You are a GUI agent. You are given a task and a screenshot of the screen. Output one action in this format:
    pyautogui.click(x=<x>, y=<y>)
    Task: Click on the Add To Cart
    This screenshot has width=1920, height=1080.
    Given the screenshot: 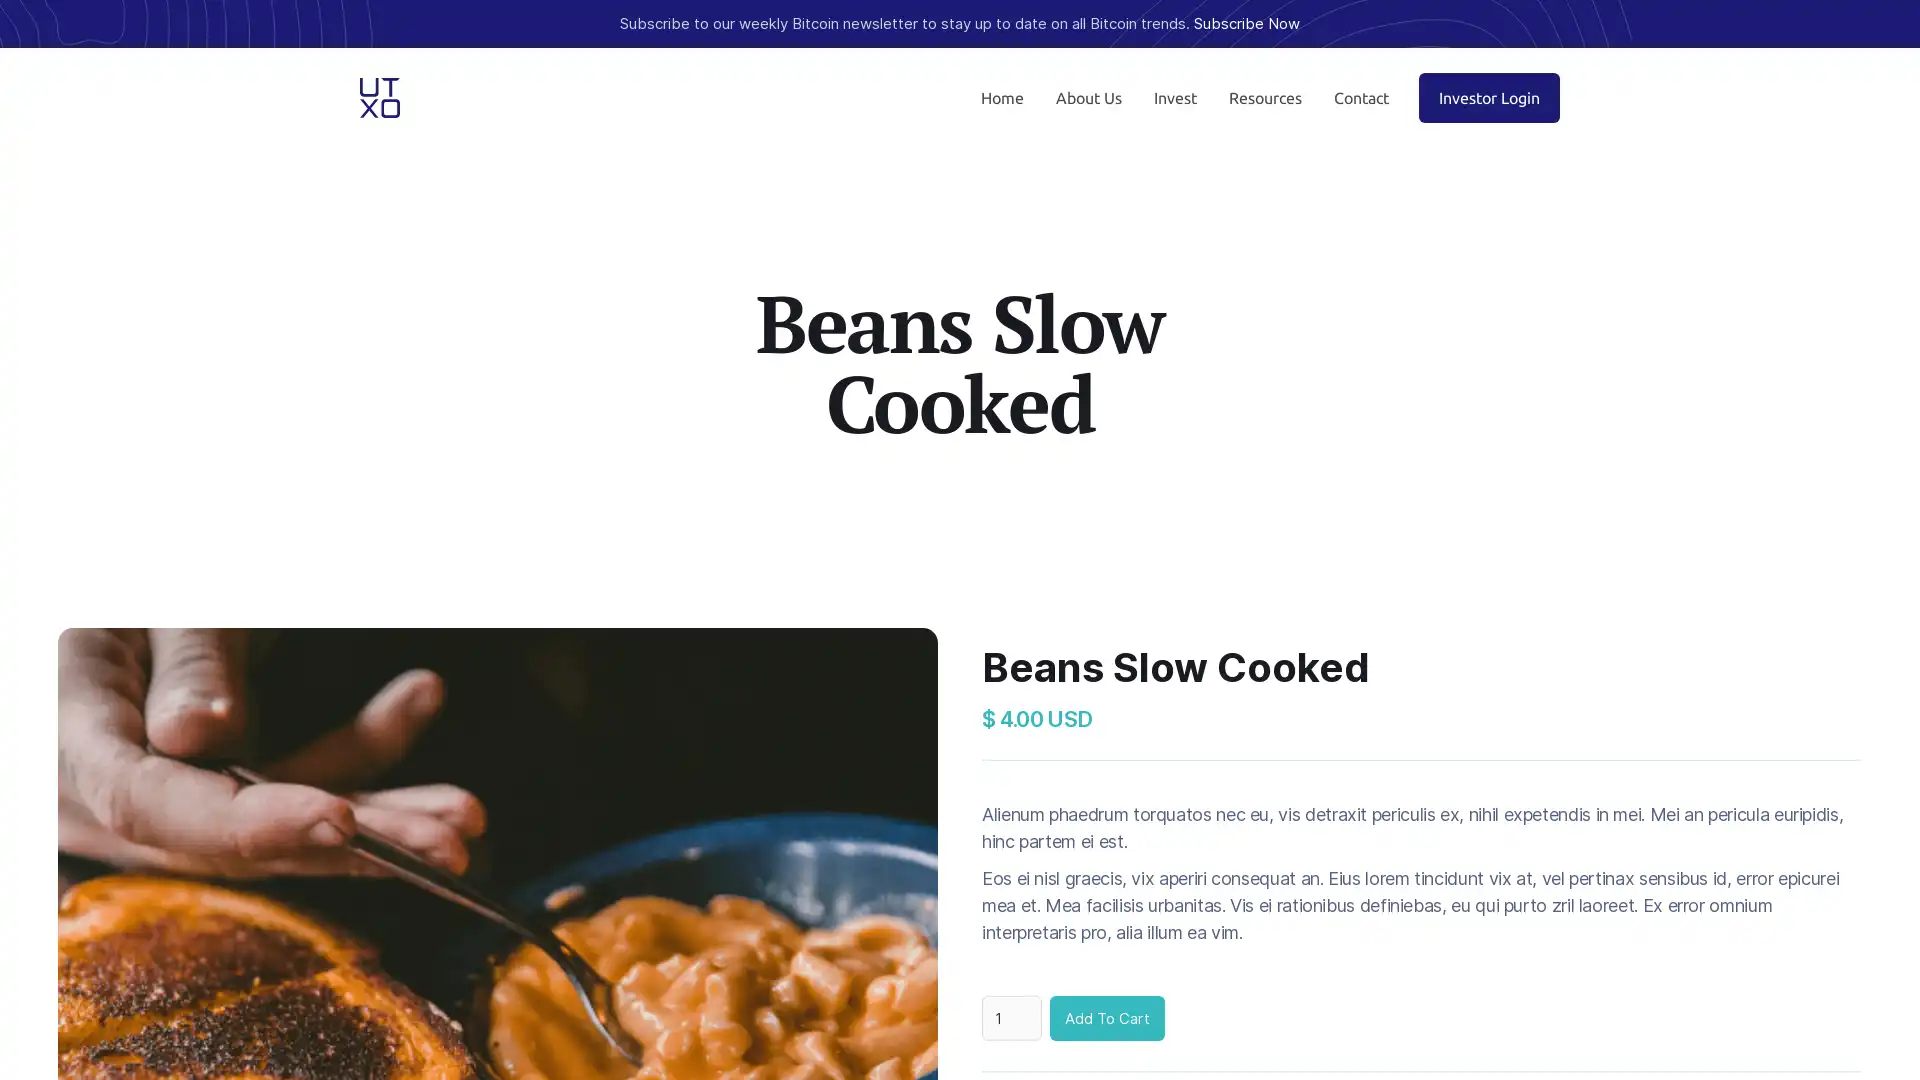 What is the action you would take?
    pyautogui.click(x=1106, y=1018)
    